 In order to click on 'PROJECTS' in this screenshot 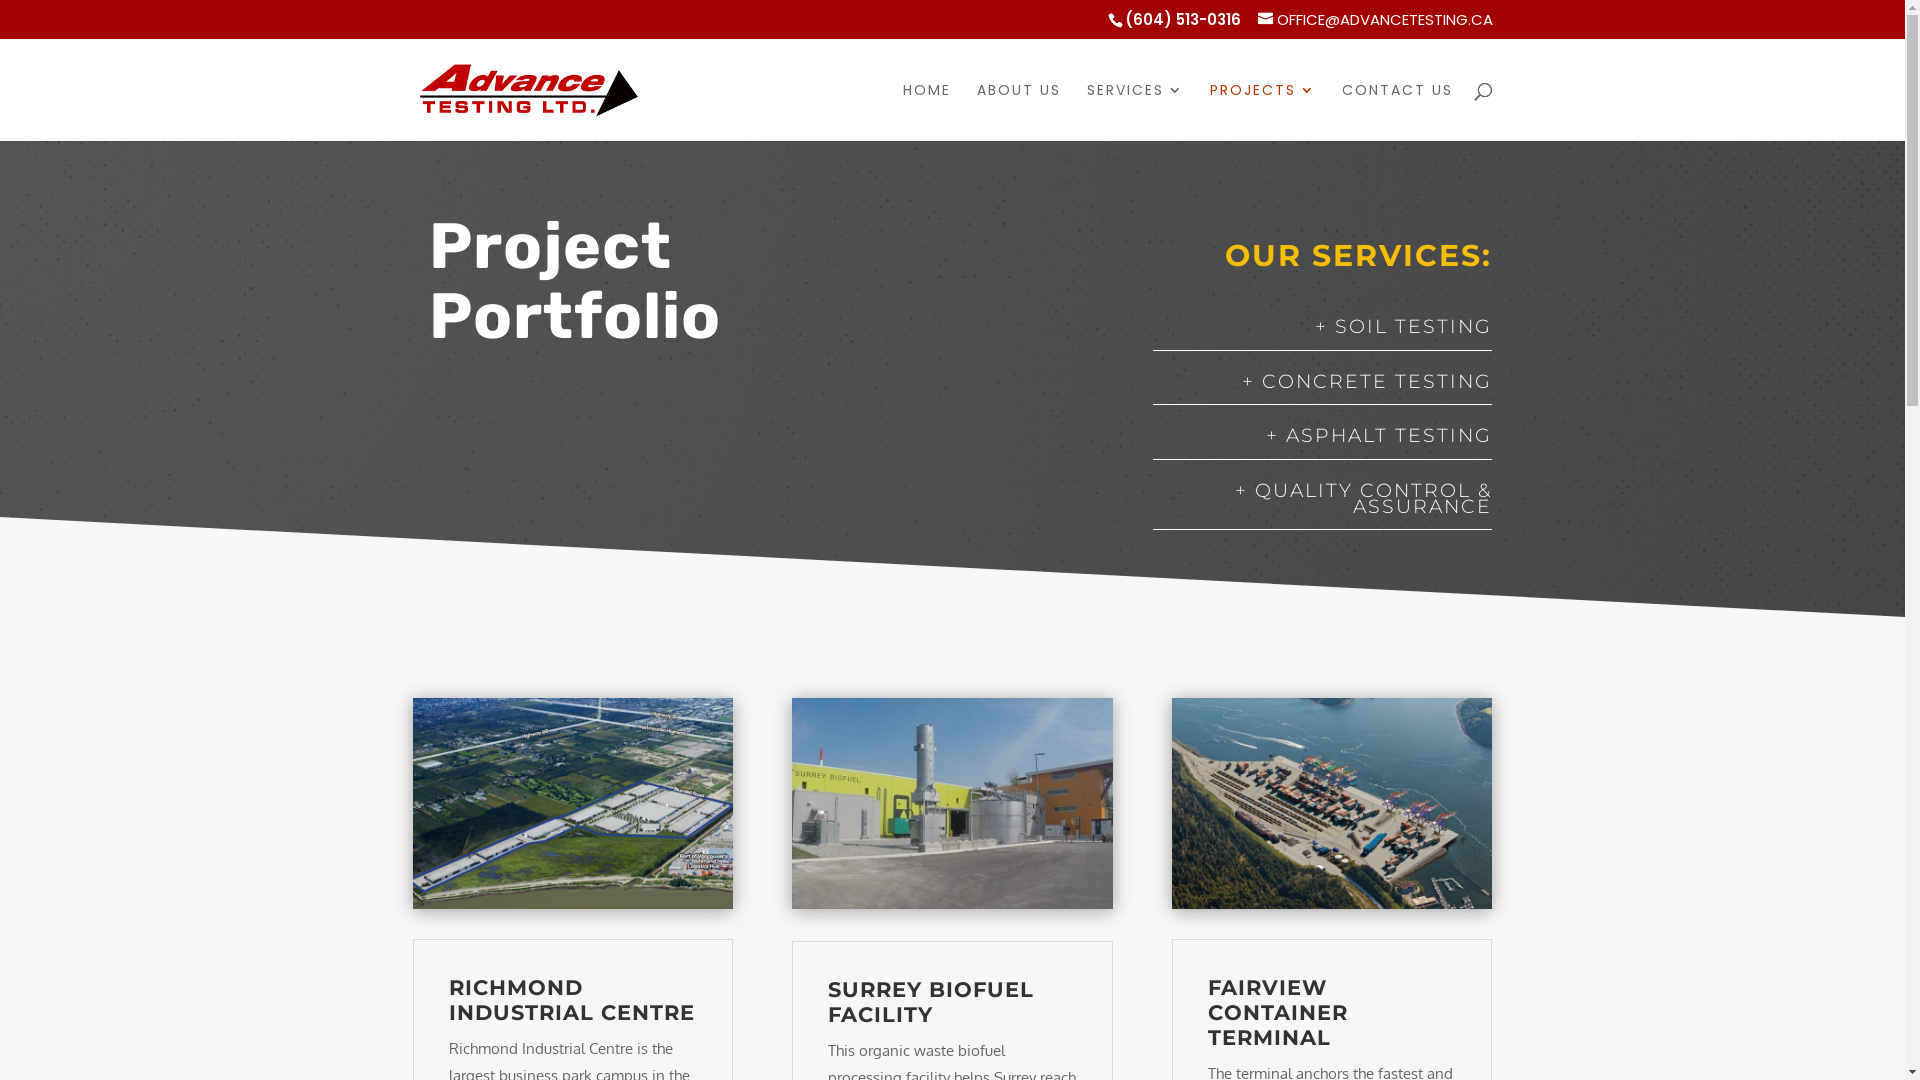, I will do `click(1261, 111)`.